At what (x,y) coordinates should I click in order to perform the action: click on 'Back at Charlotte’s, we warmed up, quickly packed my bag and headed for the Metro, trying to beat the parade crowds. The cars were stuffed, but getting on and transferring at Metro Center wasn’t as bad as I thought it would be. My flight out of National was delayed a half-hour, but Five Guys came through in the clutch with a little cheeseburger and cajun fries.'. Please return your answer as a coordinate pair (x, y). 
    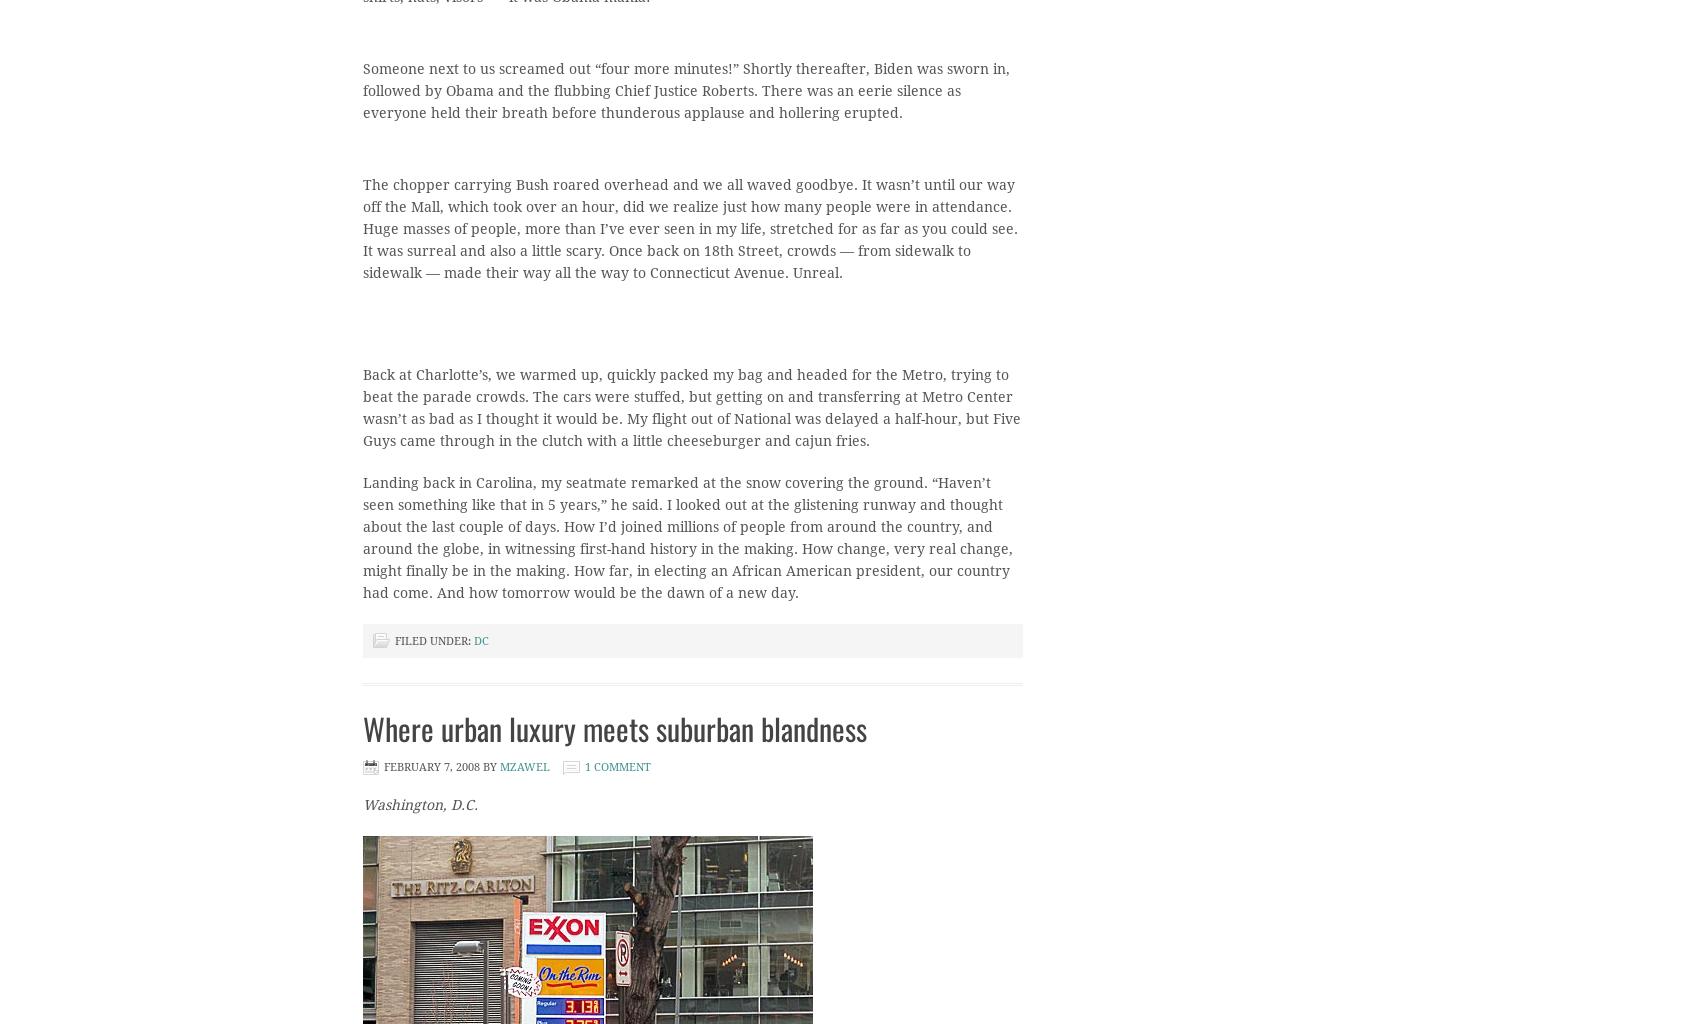
    Looking at the image, I should click on (690, 406).